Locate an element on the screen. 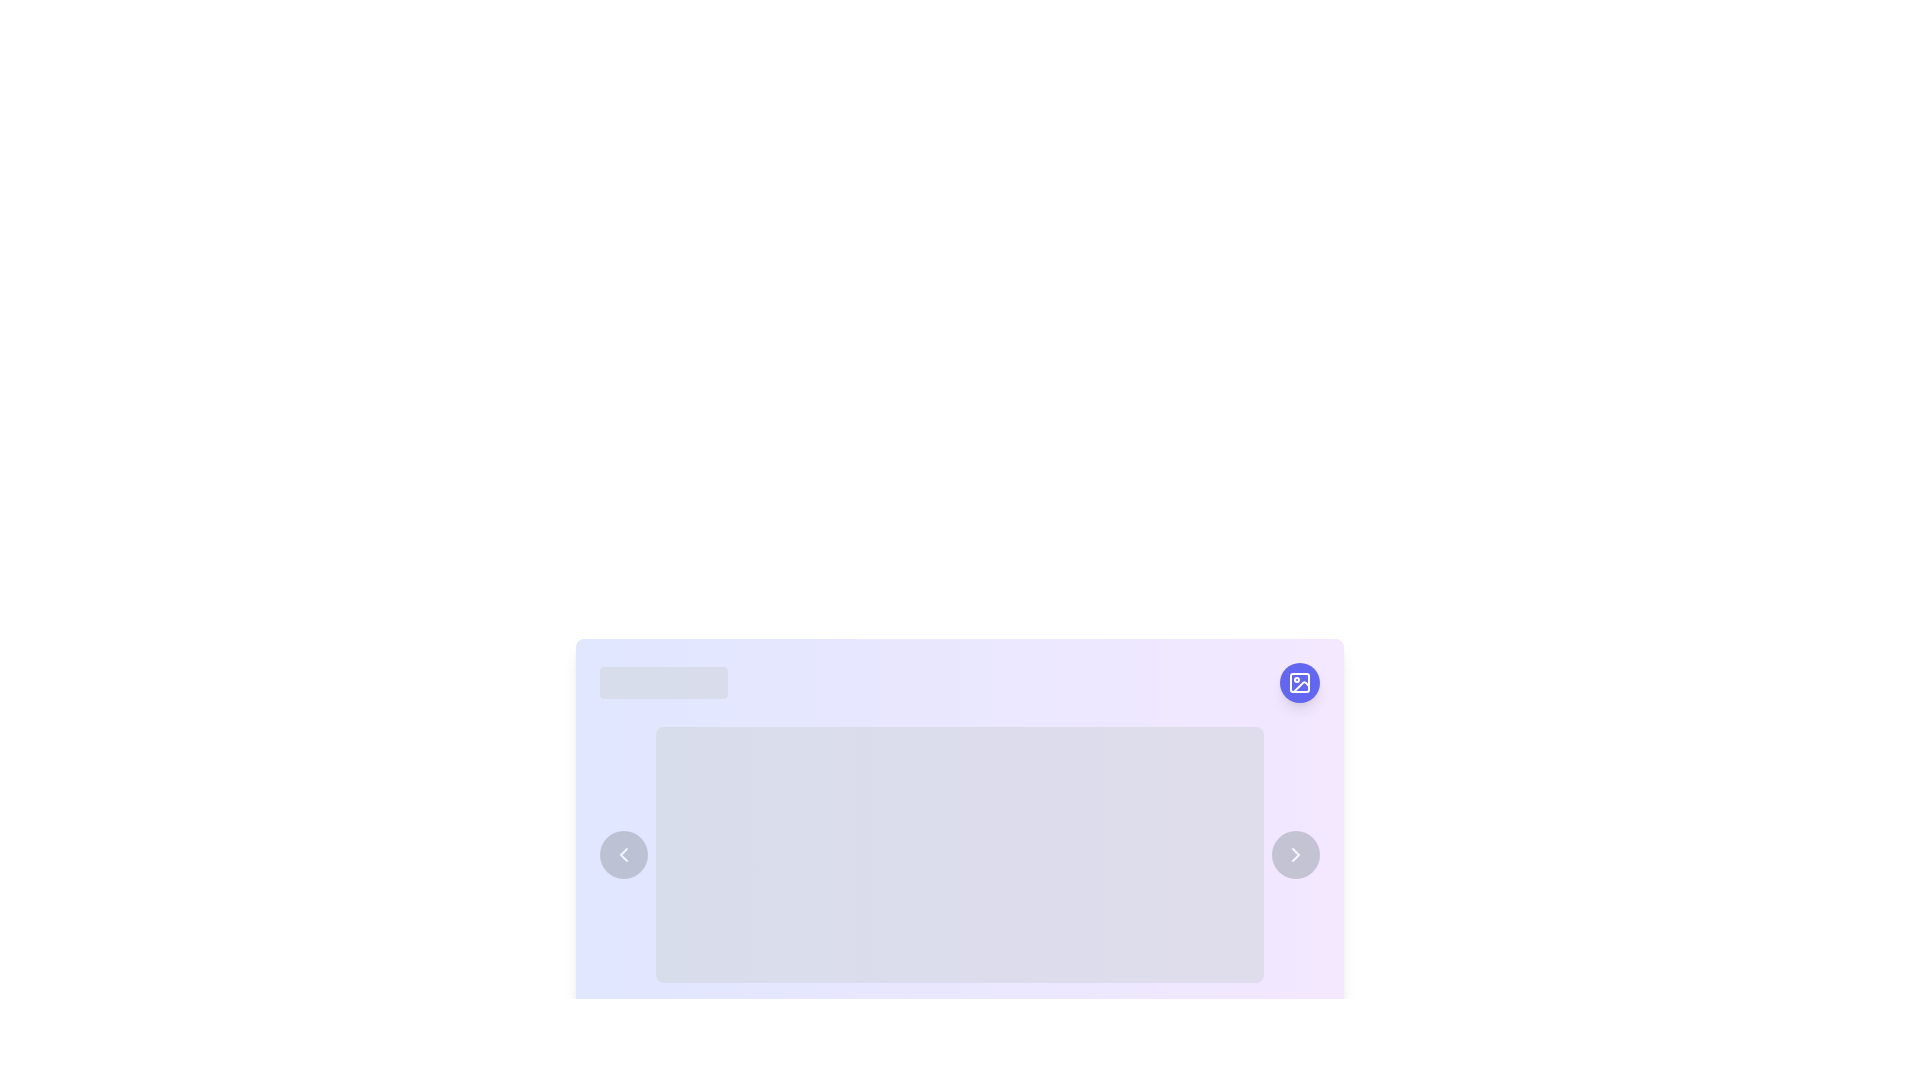  the second button in the row layout positioned to the far right is located at coordinates (1299, 681).